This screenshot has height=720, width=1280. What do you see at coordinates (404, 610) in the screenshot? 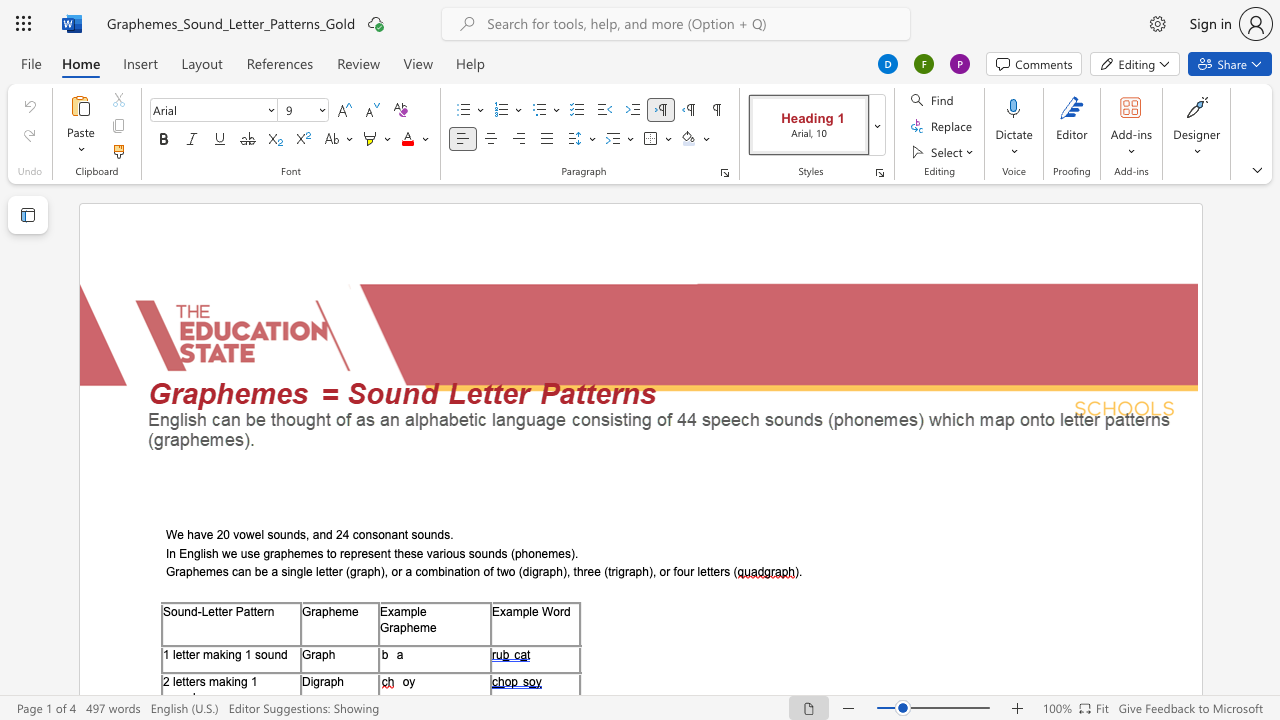
I see `the 1th character "m" in the text` at bounding box center [404, 610].